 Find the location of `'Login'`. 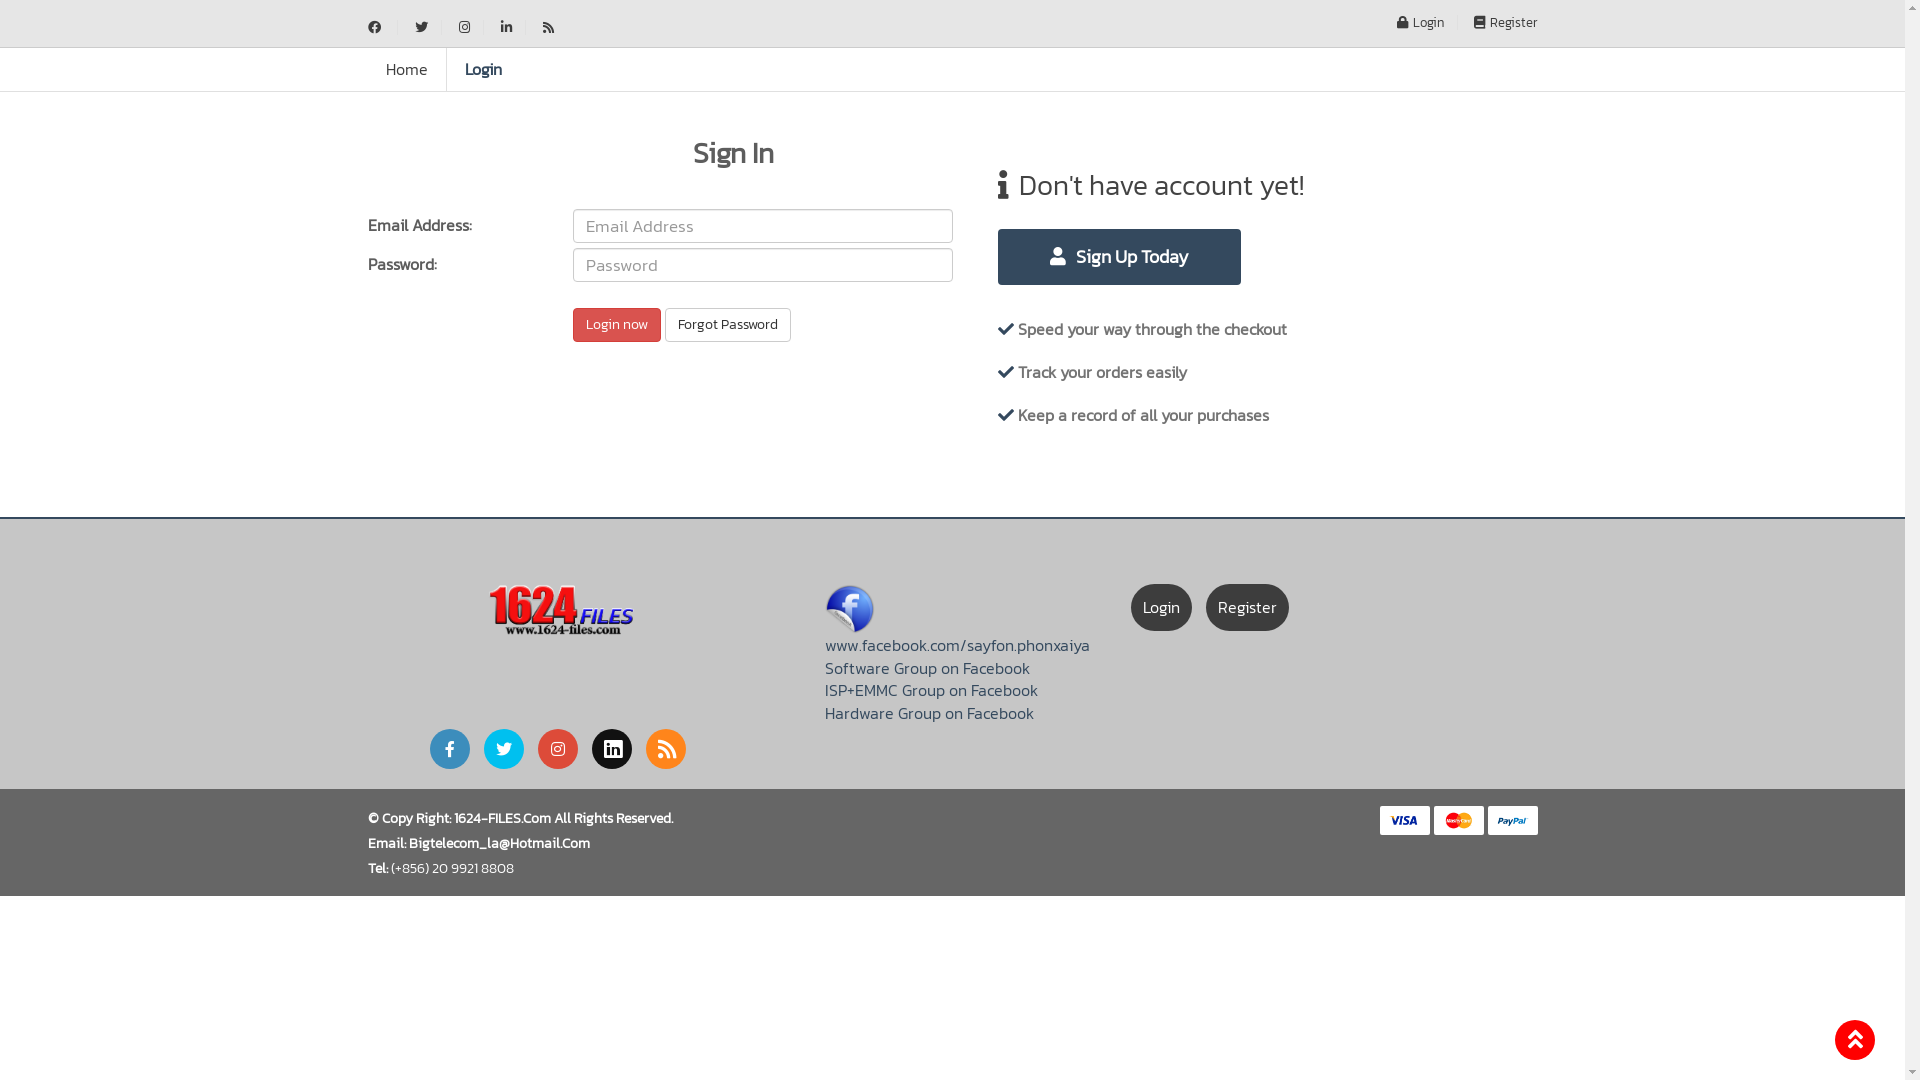

'Login' is located at coordinates (482, 68).